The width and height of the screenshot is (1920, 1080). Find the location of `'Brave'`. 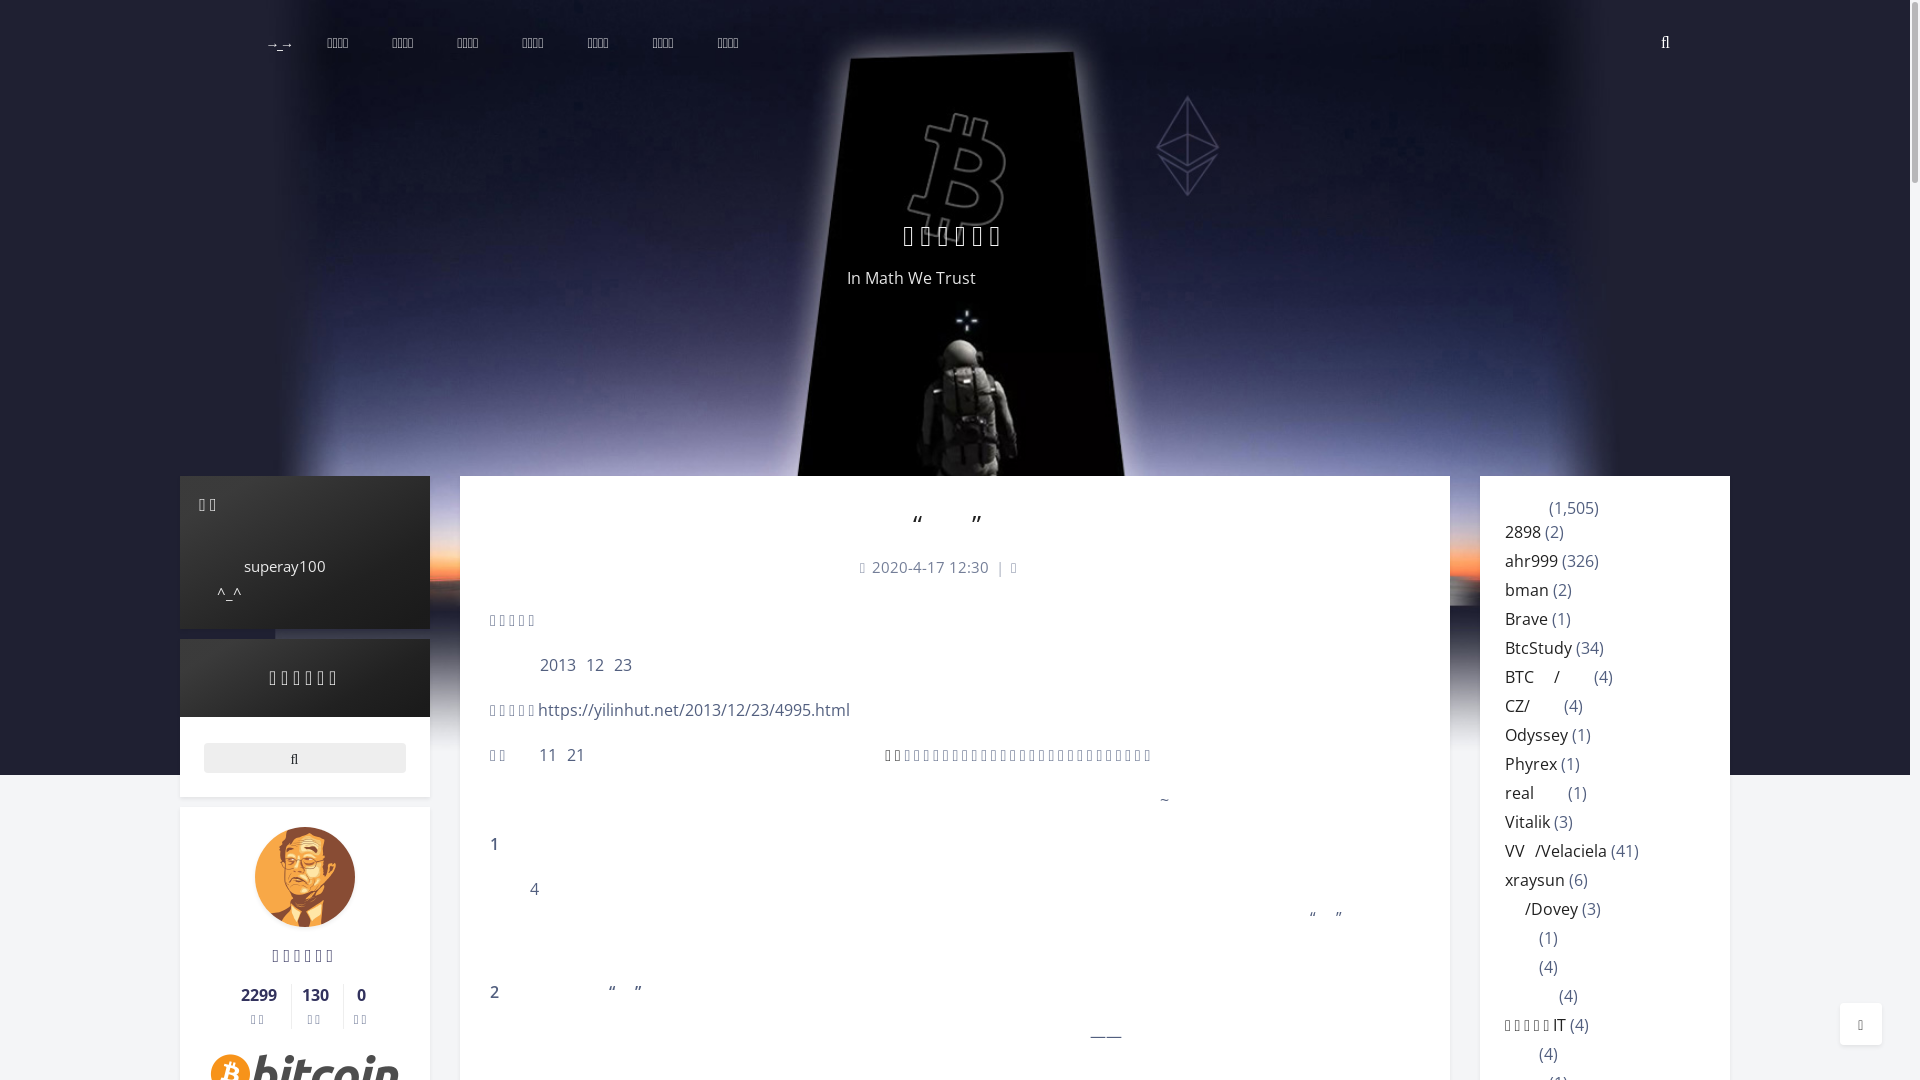

'Brave' is located at coordinates (1505, 617).